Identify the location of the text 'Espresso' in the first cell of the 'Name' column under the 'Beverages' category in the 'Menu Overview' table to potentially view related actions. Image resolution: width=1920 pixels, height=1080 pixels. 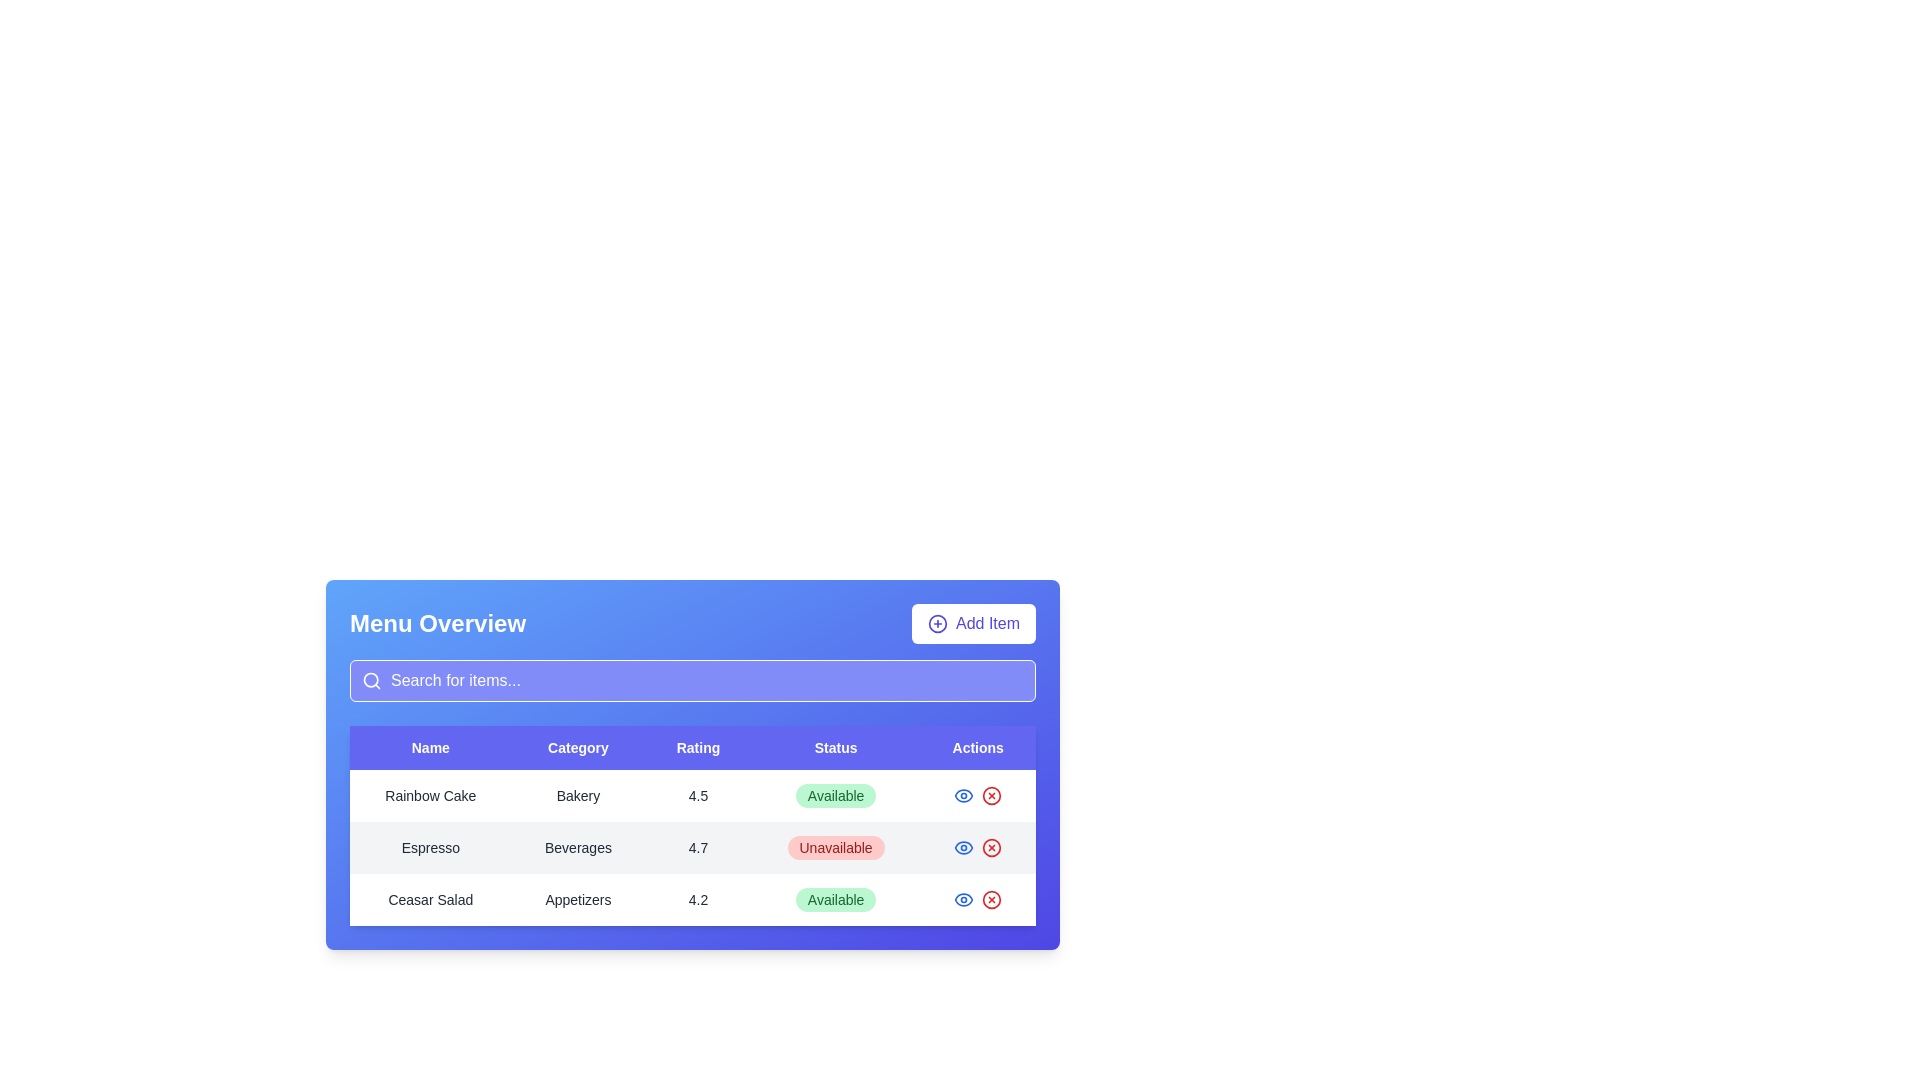
(429, 848).